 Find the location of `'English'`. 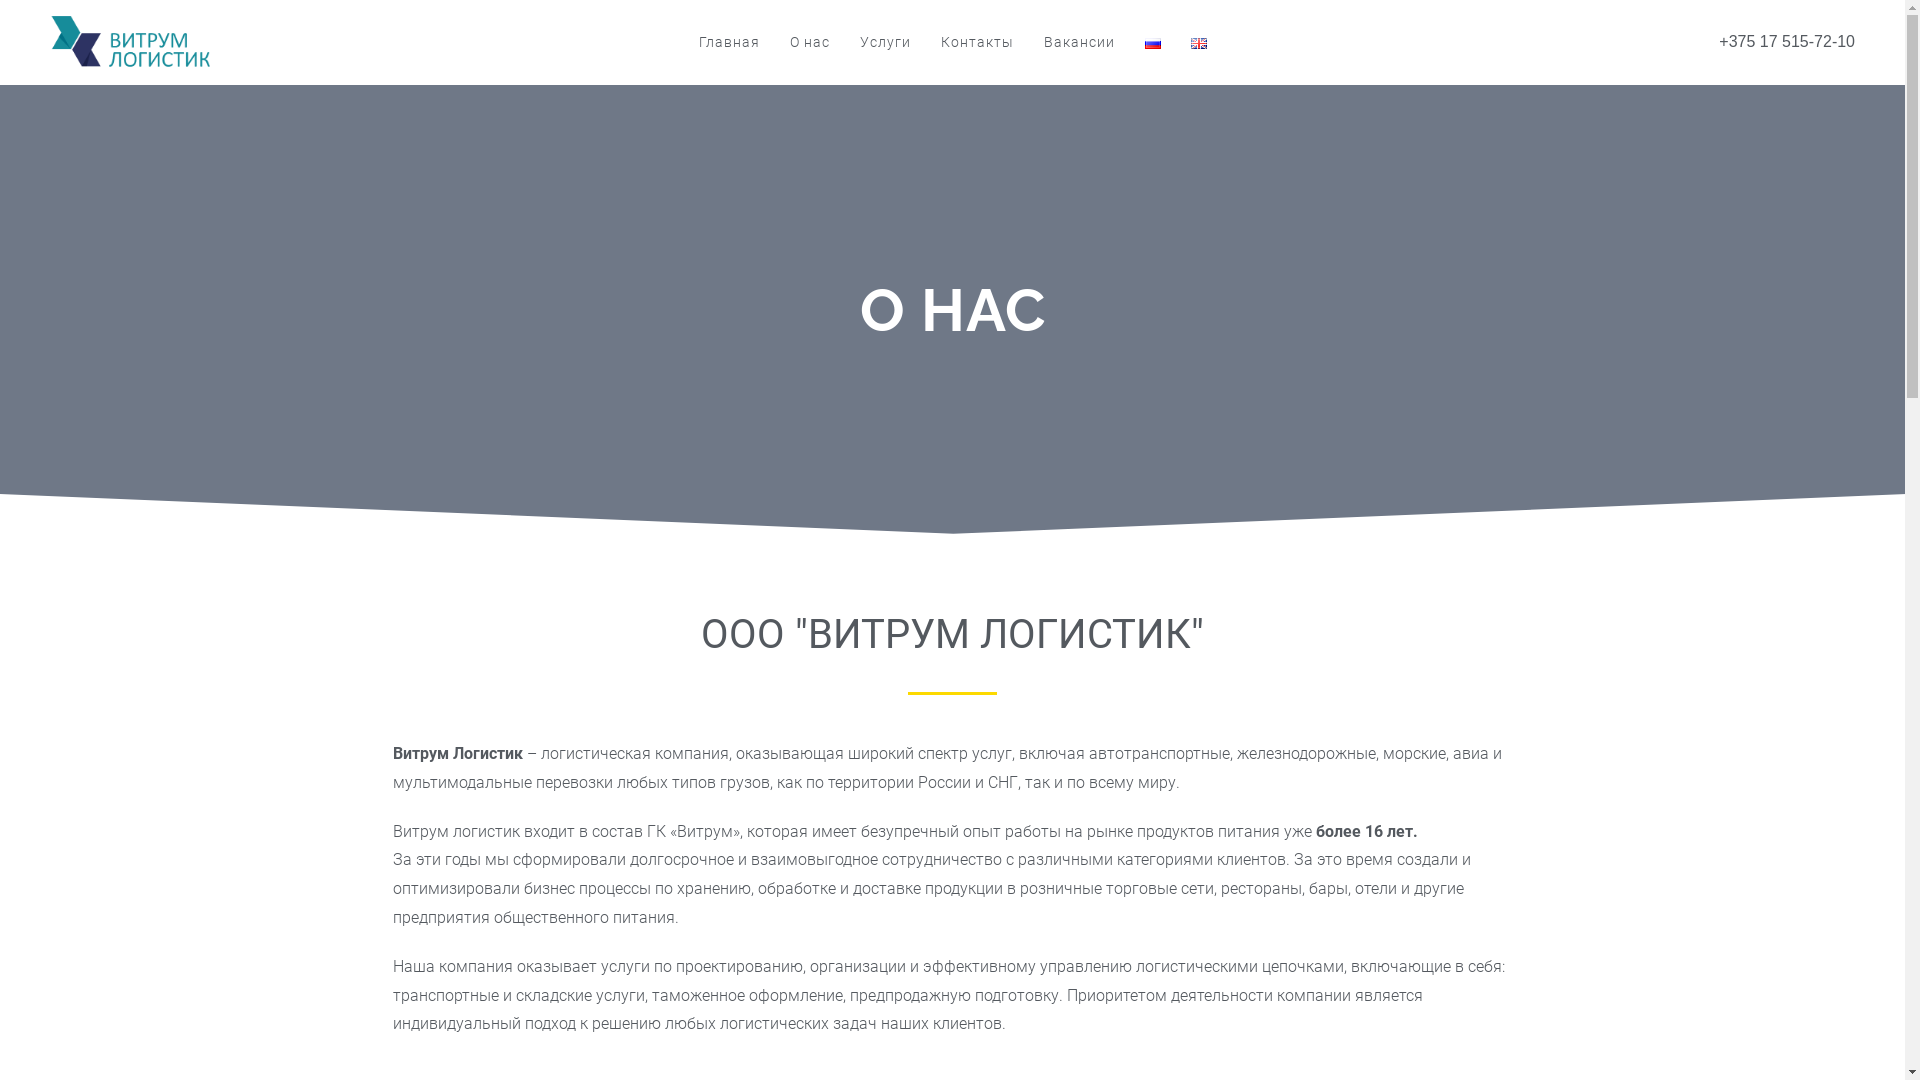

'English' is located at coordinates (1198, 43).